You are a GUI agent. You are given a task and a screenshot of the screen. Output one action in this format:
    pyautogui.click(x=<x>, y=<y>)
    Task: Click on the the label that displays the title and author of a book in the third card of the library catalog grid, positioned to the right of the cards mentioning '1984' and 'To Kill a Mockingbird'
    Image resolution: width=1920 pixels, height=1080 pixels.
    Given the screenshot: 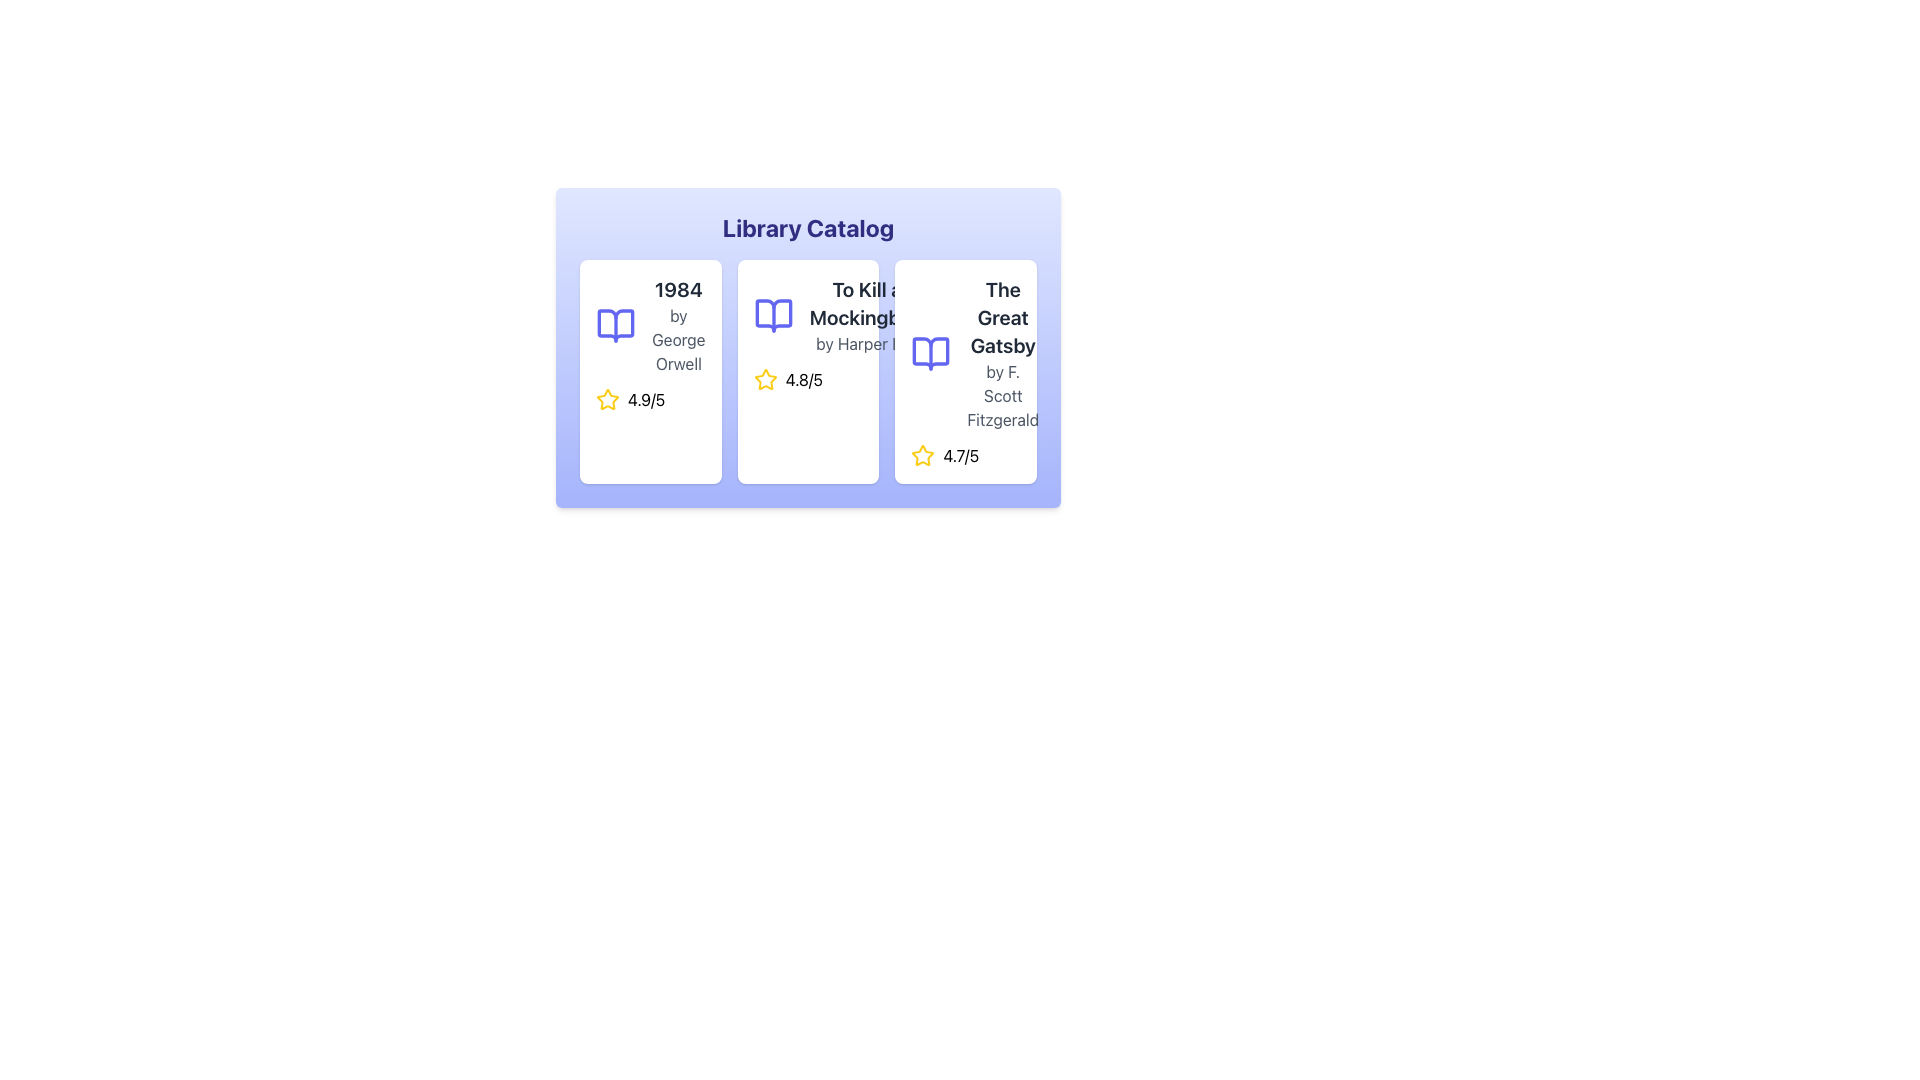 What is the action you would take?
    pyautogui.click(x=1003, y=353)
    